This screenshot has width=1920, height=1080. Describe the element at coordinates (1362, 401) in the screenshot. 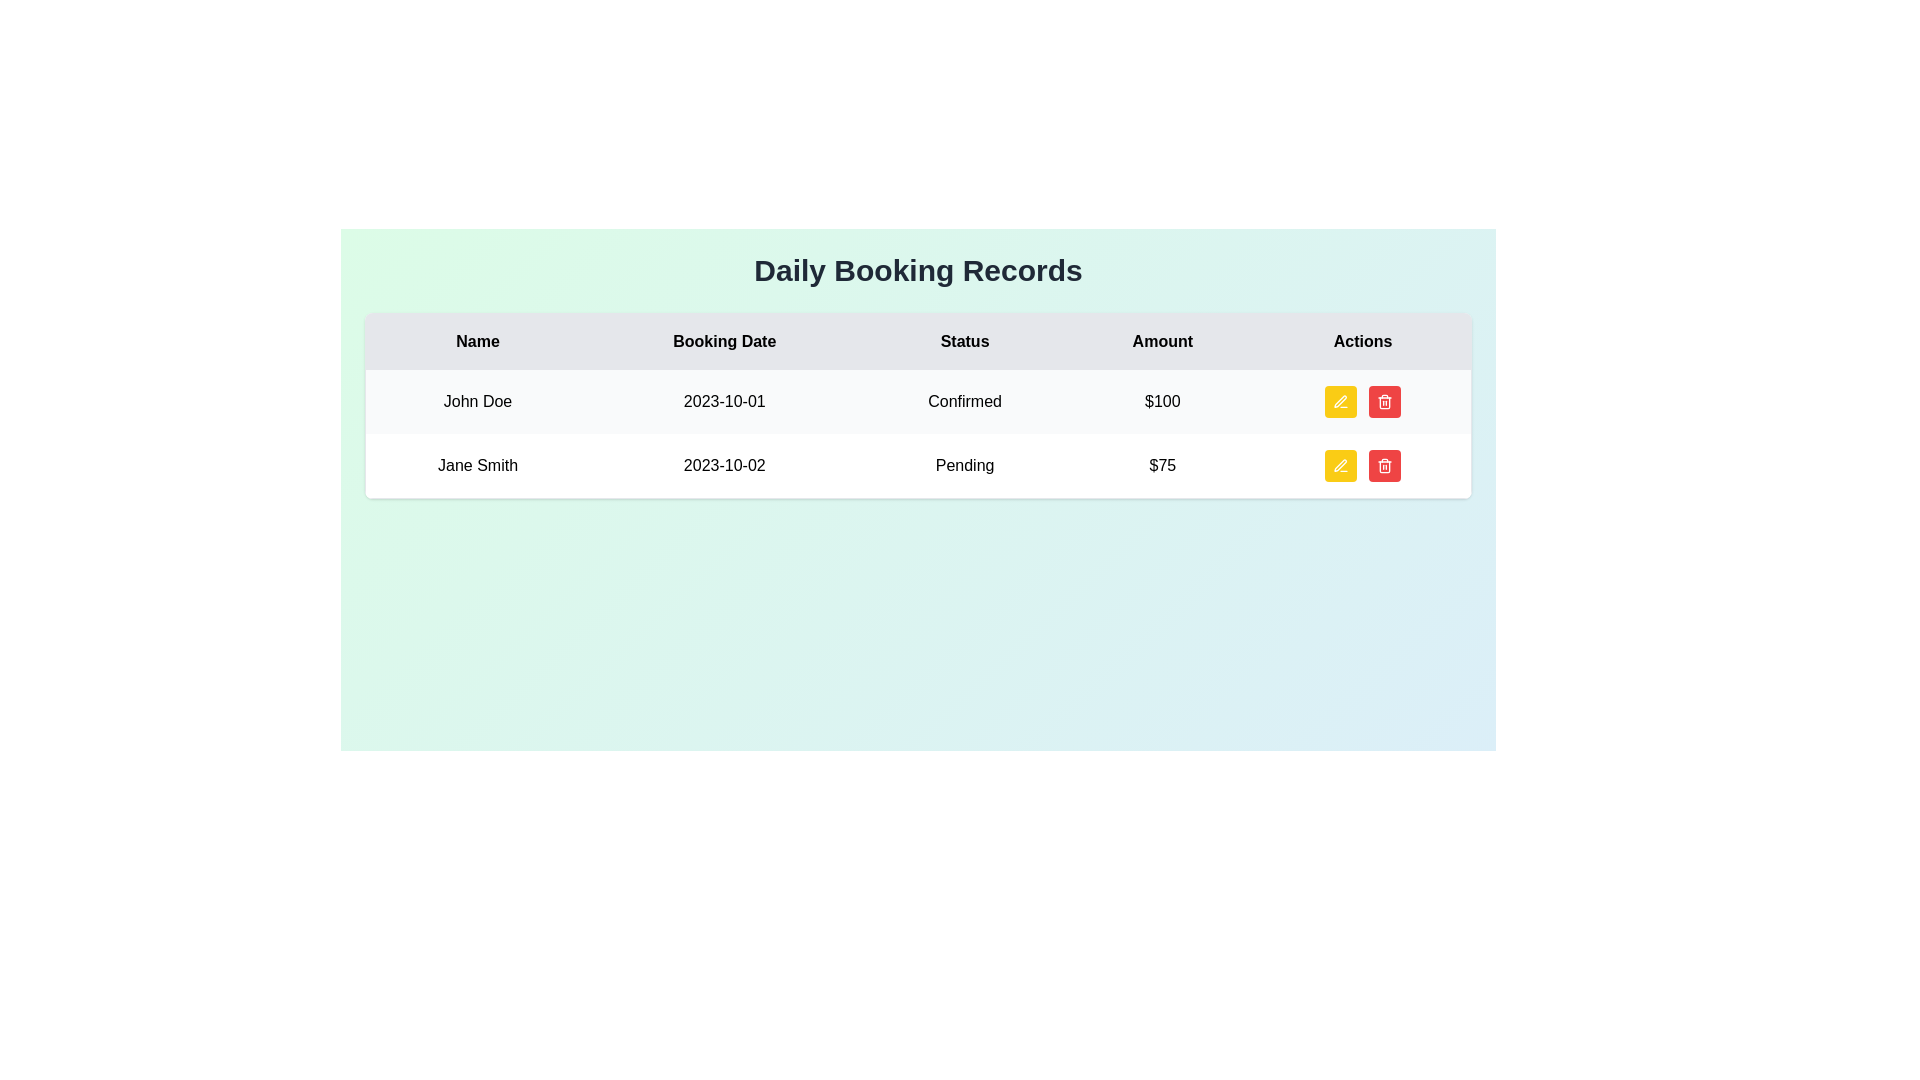

I see `the neutral circular button located in the 'Actions' column of the first row in the table layout, positioned between the 'Edit' and 'Delete' buttons` at that location.